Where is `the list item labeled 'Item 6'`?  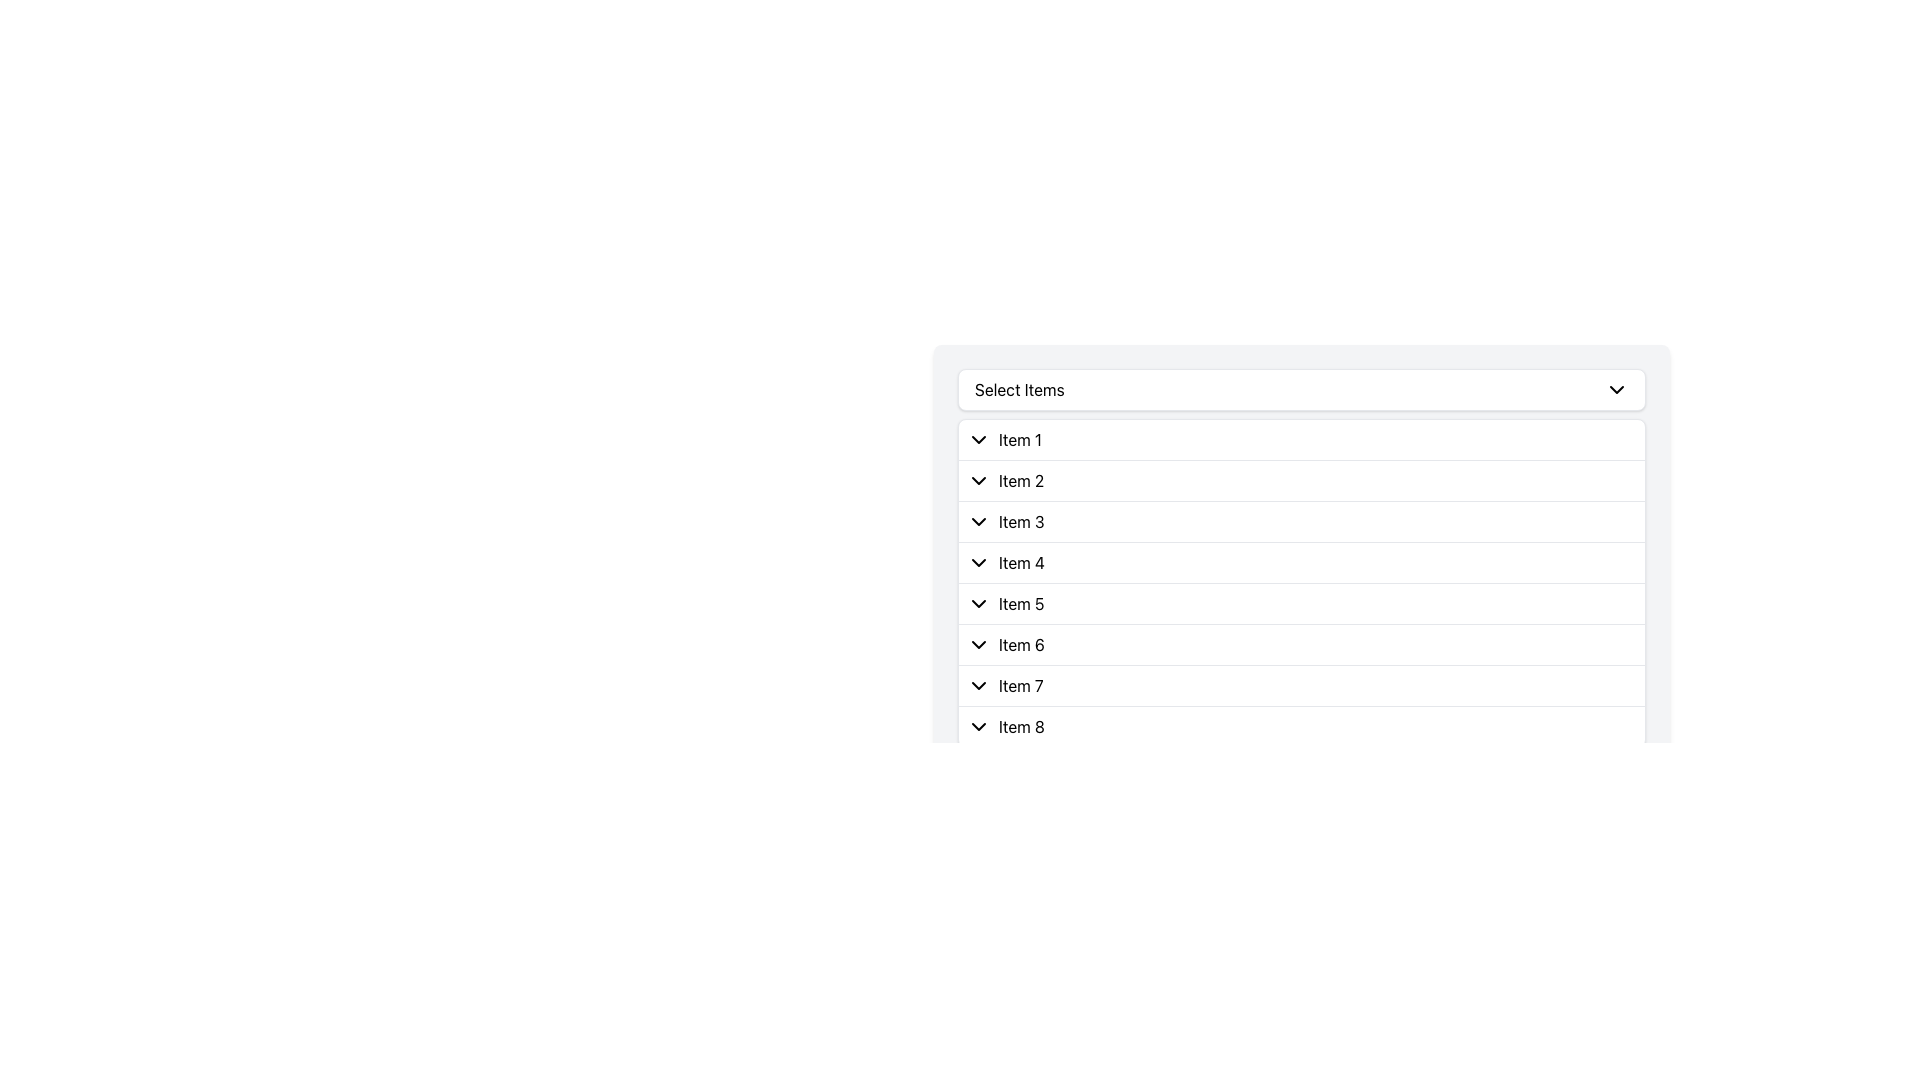 the list item labeled 'Item 6' is located at coordinates (1301, 644).